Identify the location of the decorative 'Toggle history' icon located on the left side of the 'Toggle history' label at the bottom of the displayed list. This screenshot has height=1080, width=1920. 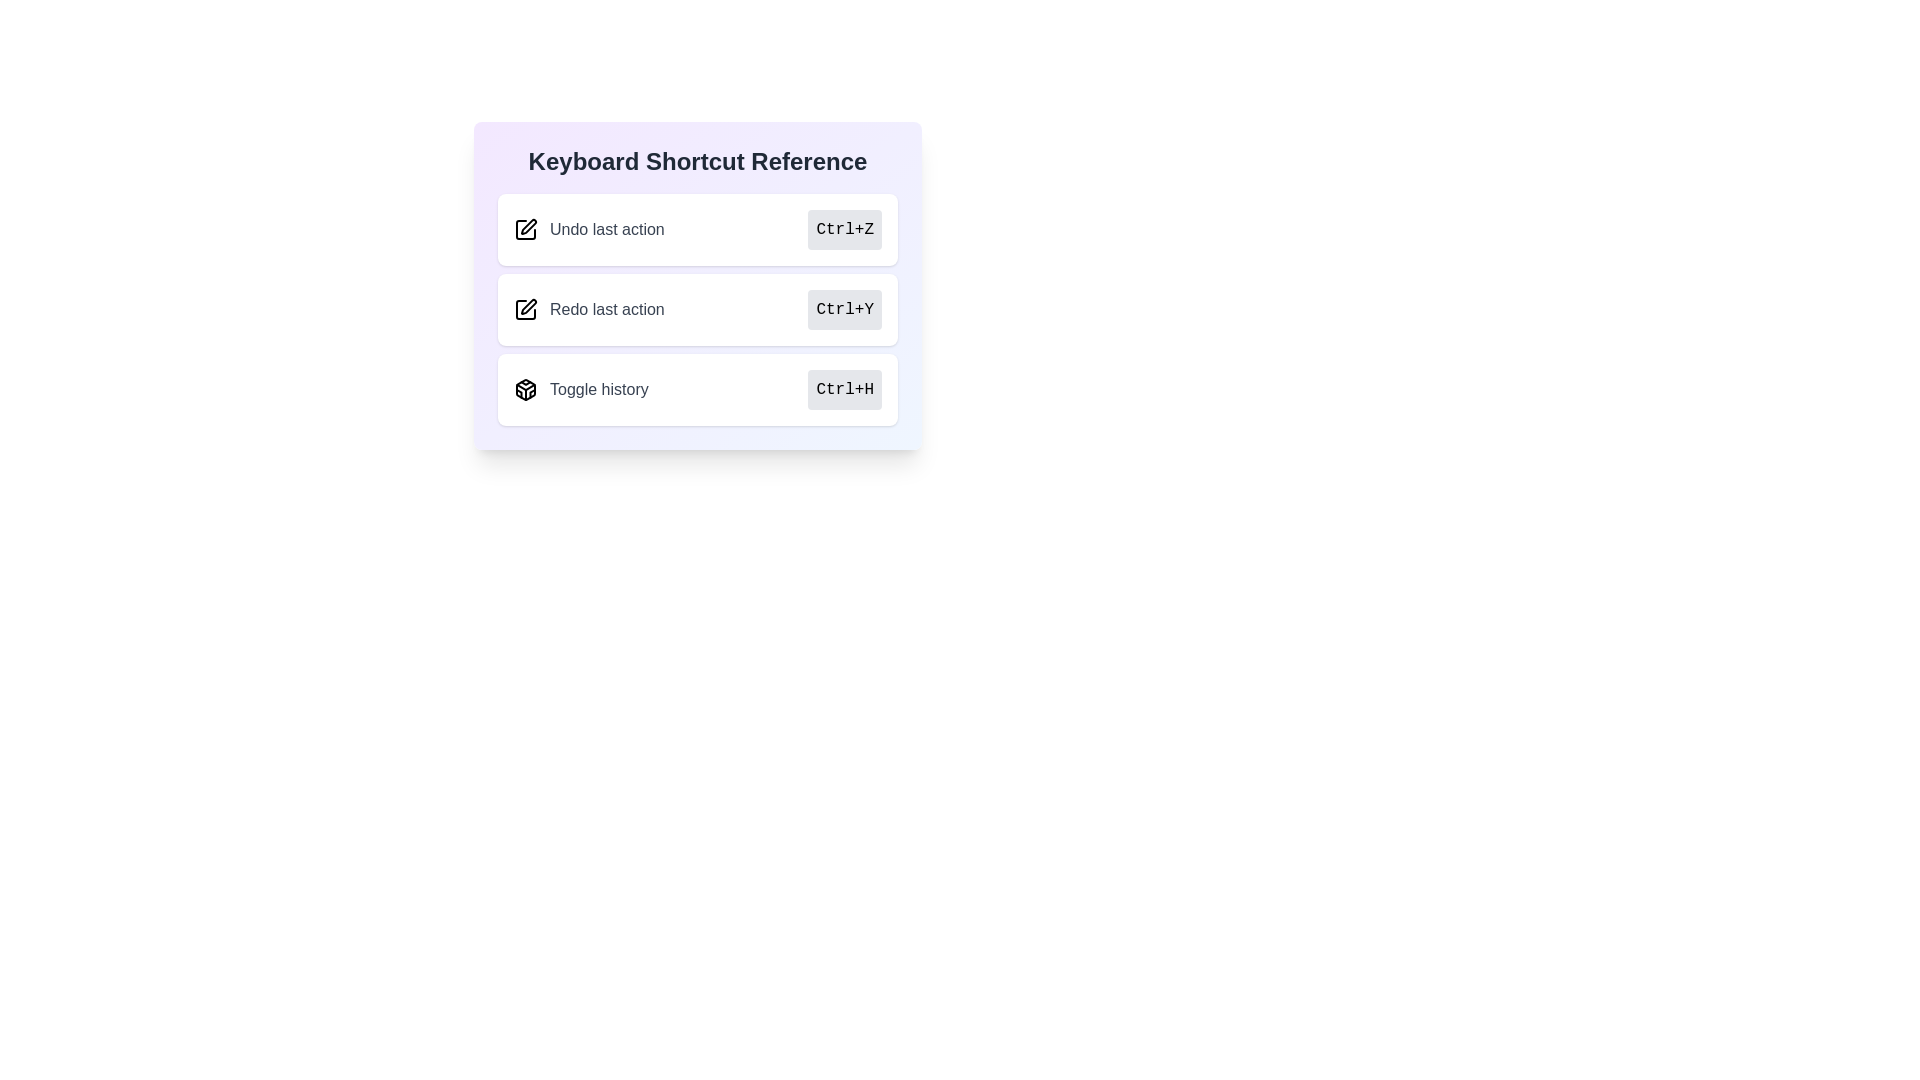
(526, 389).